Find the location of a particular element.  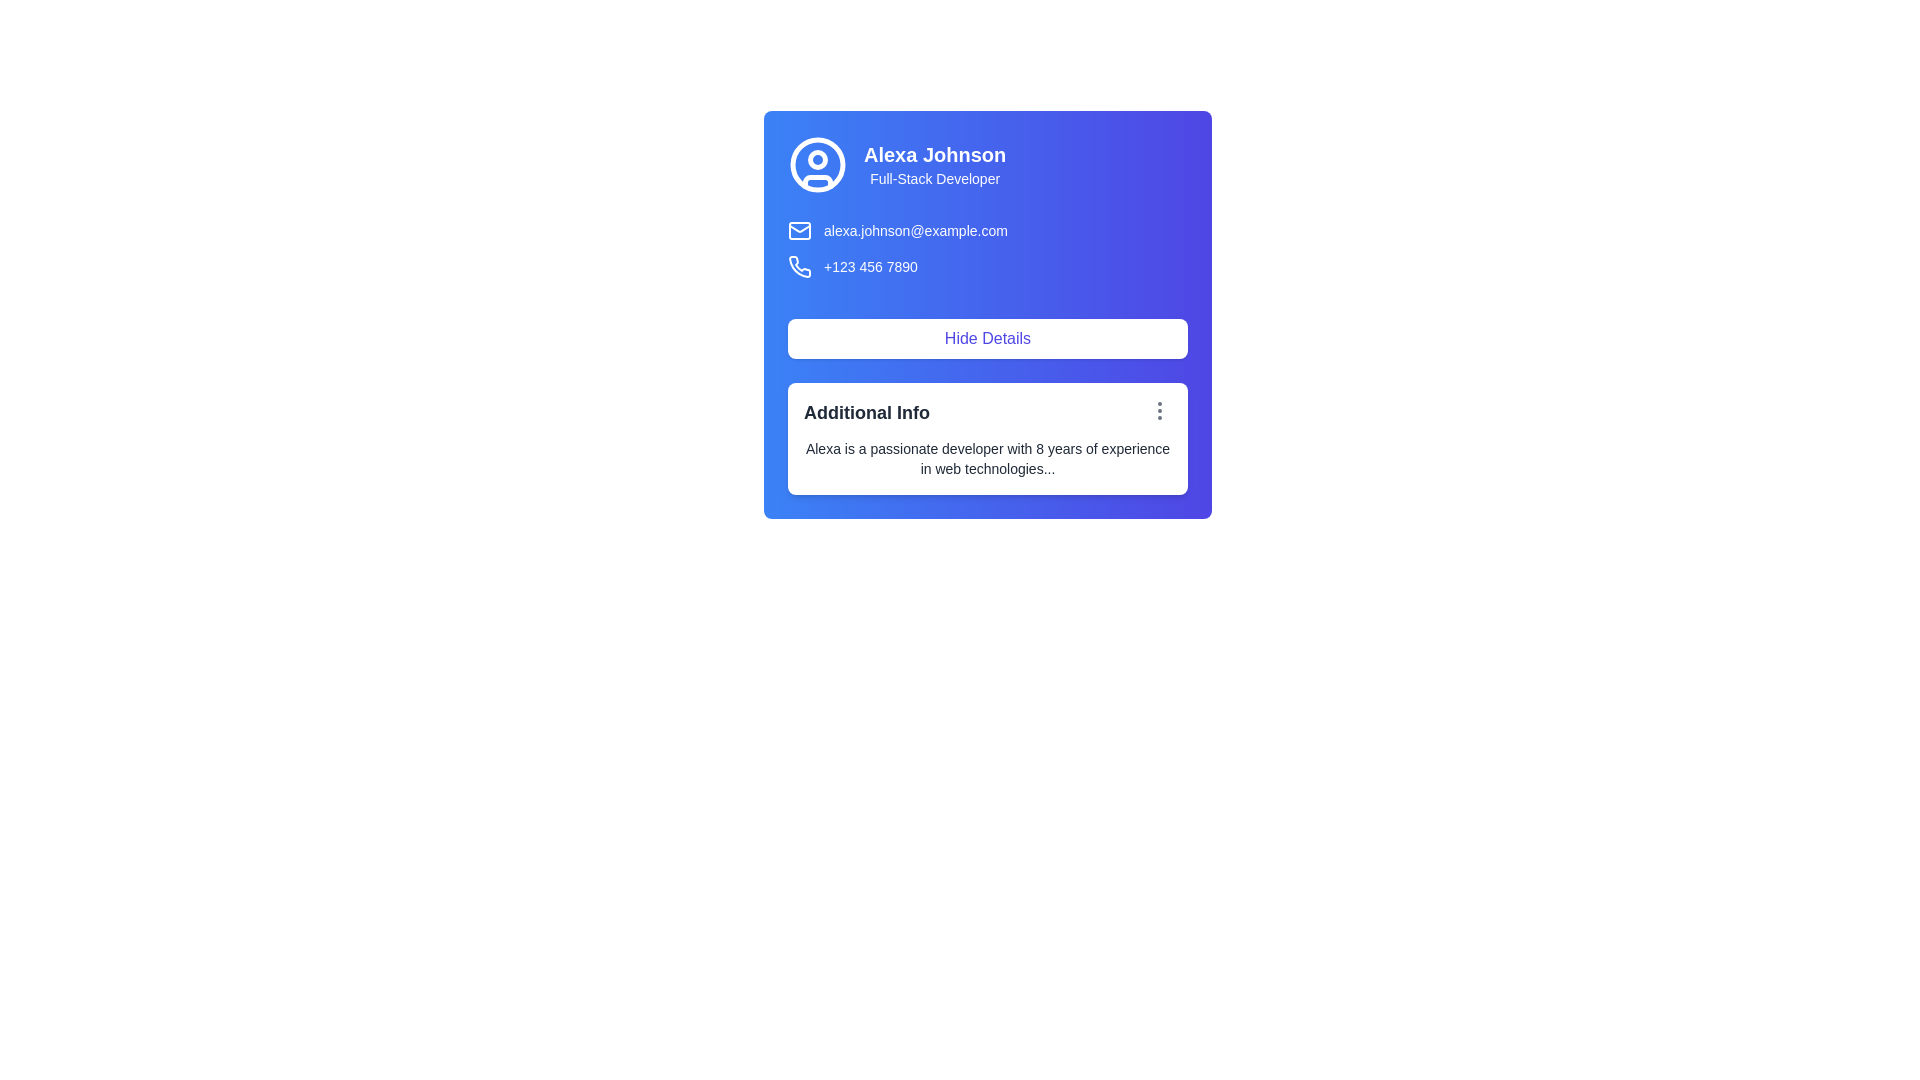

the Ellipsis icon located at the far-right of the 'Additional Info' section header is located at coordinates (1160, 410).